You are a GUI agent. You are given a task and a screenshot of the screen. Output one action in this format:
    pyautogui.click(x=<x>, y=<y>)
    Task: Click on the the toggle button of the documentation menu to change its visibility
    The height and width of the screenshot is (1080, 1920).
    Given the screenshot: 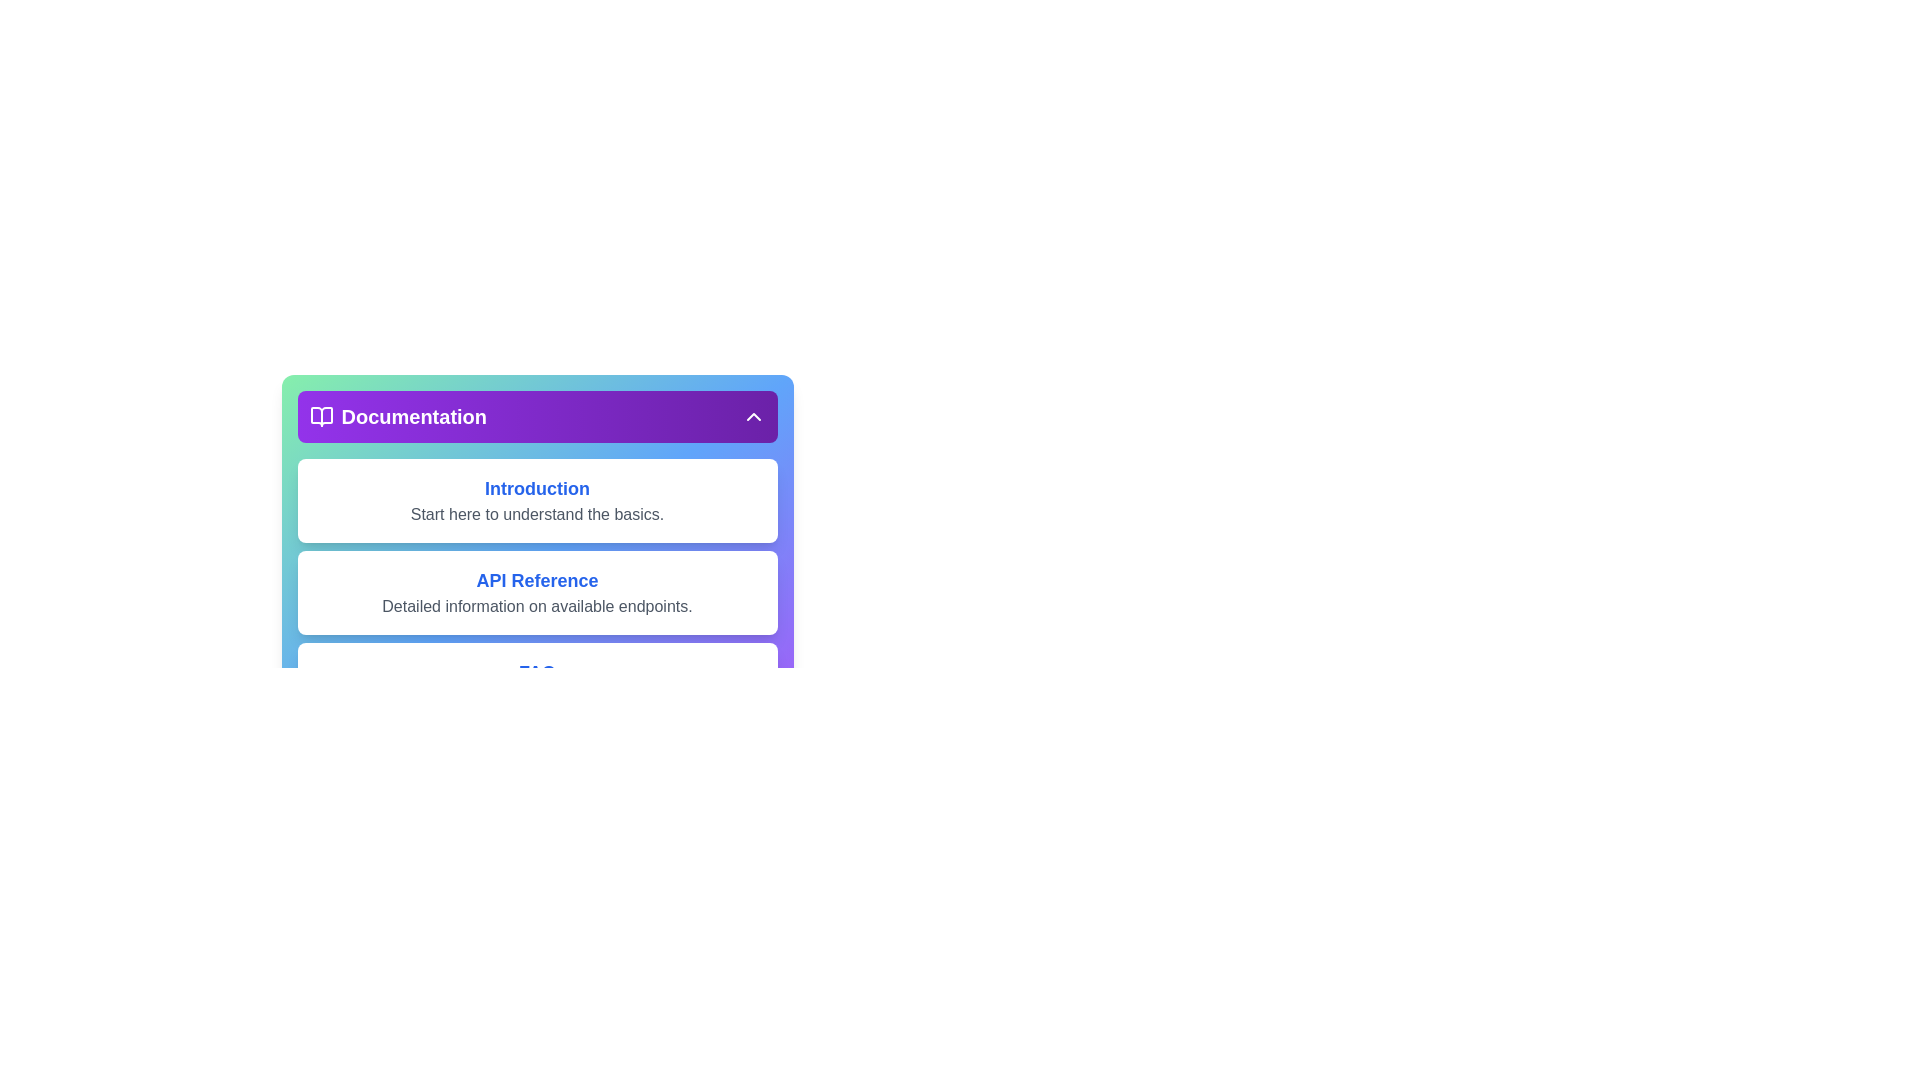 What is the action you would take?
    pyautogui.click(x=537, y=415)
    